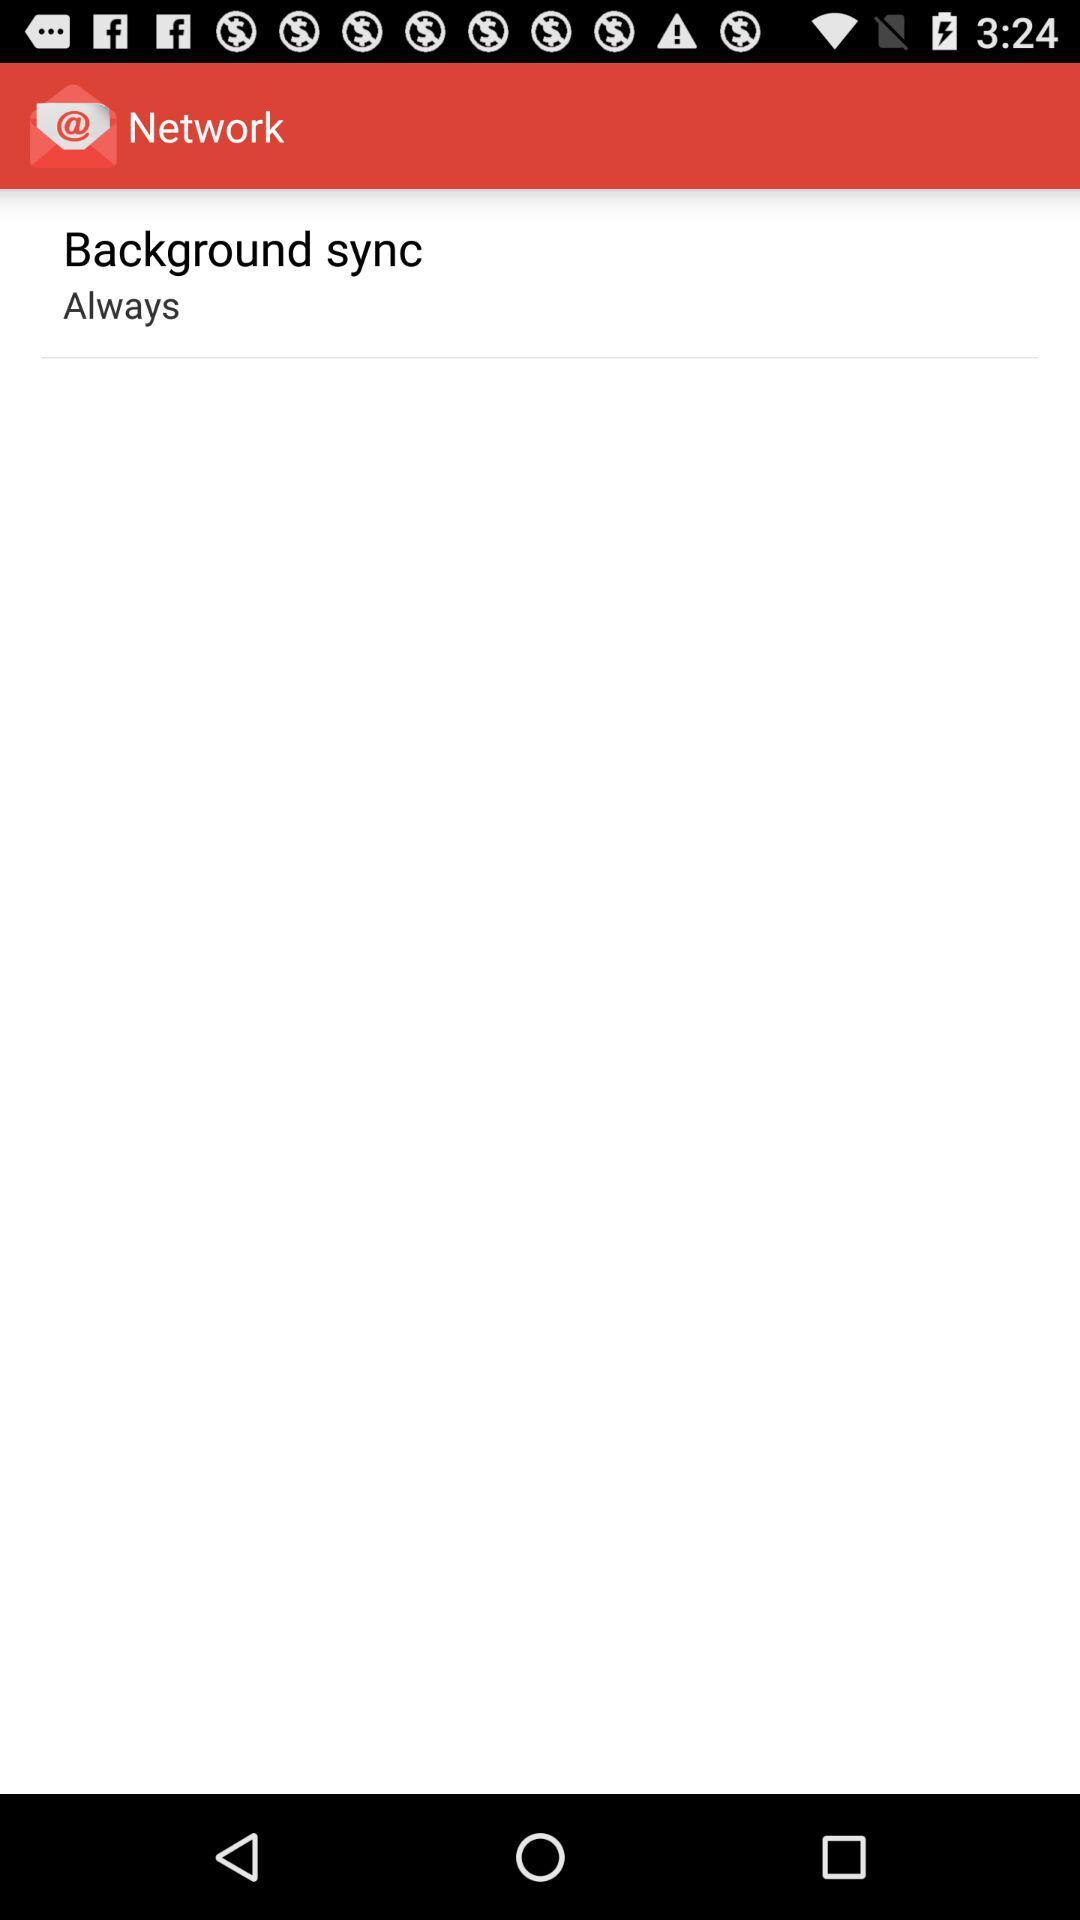 This screenshot has height=1920, width=1080. I want to click on the always app, so click(121, 303).